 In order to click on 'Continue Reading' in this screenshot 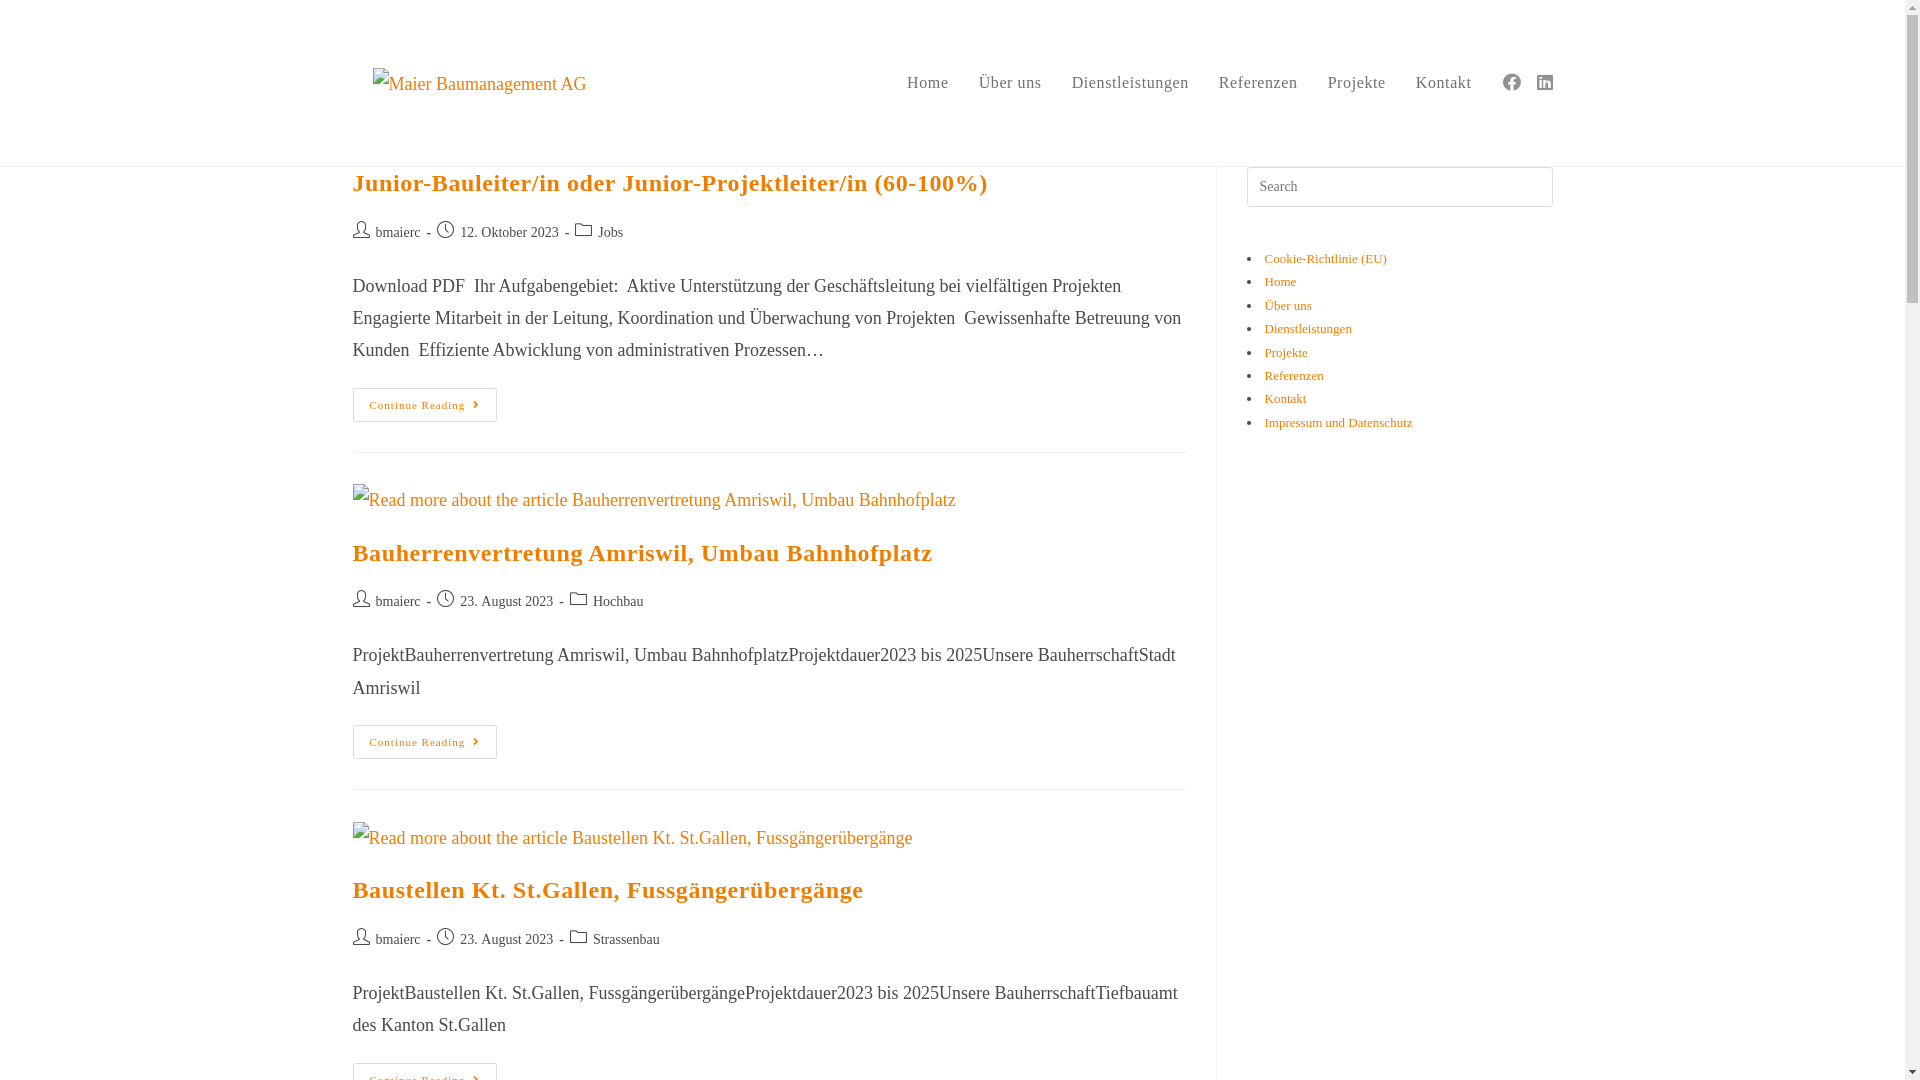, I will do `click(423, 741)`.